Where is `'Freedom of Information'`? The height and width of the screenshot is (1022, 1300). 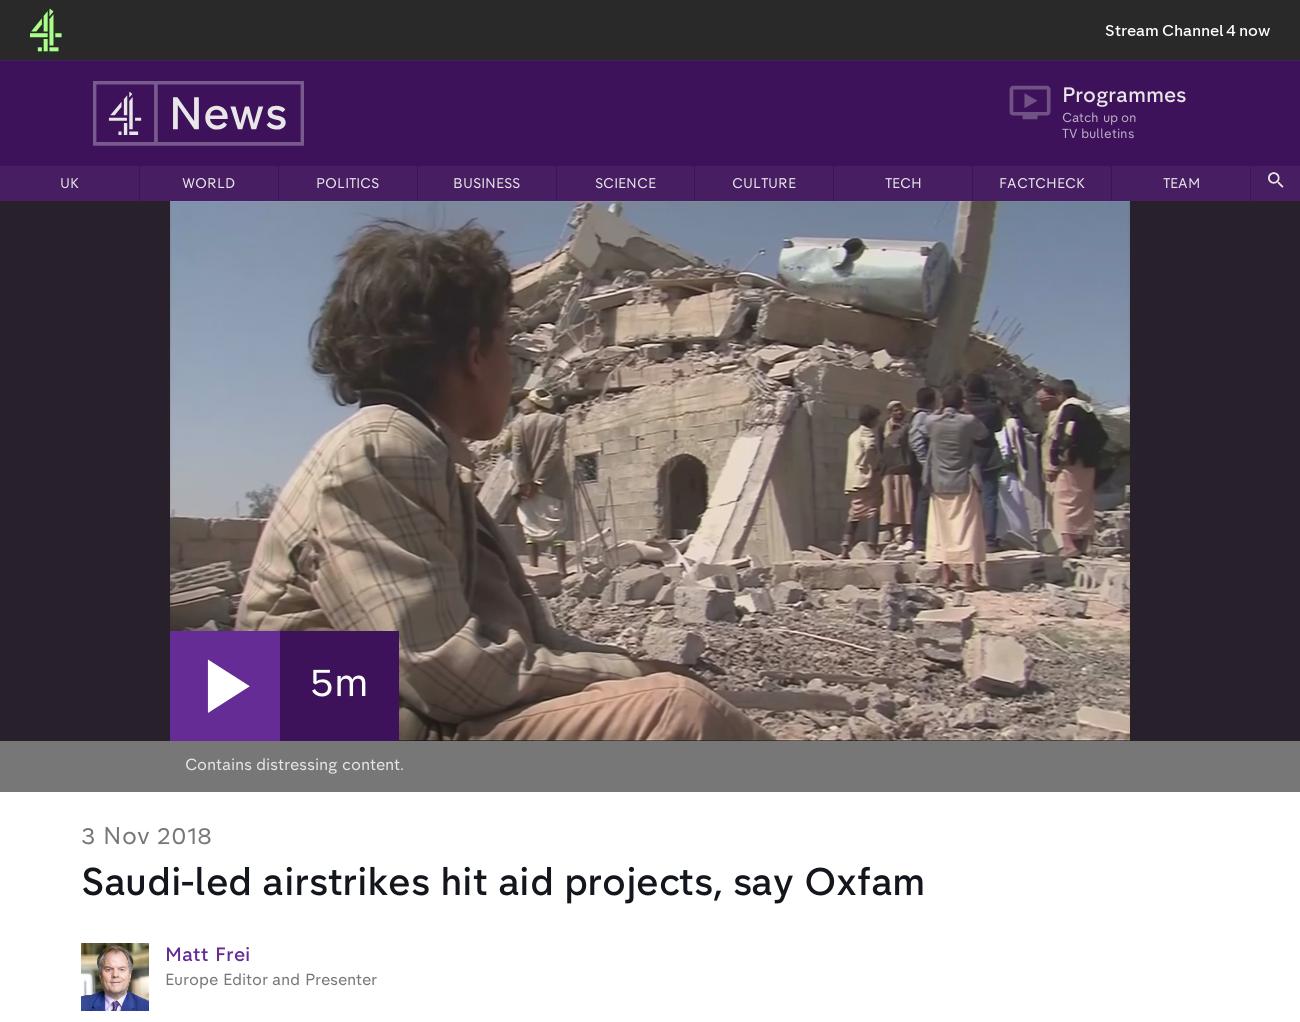 'Freedom of Information' is located at coordinates (858, 900).